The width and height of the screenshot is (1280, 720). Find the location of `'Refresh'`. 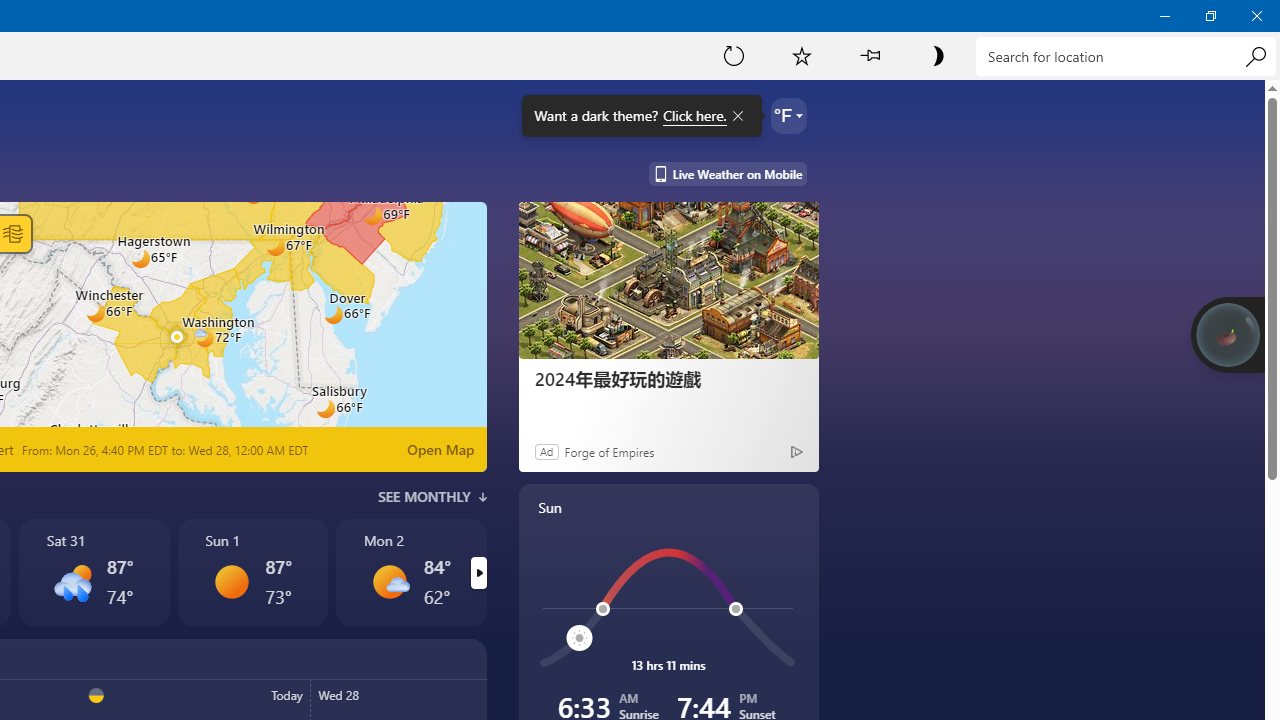

'Refresh' is located at coordinates (733, 54).